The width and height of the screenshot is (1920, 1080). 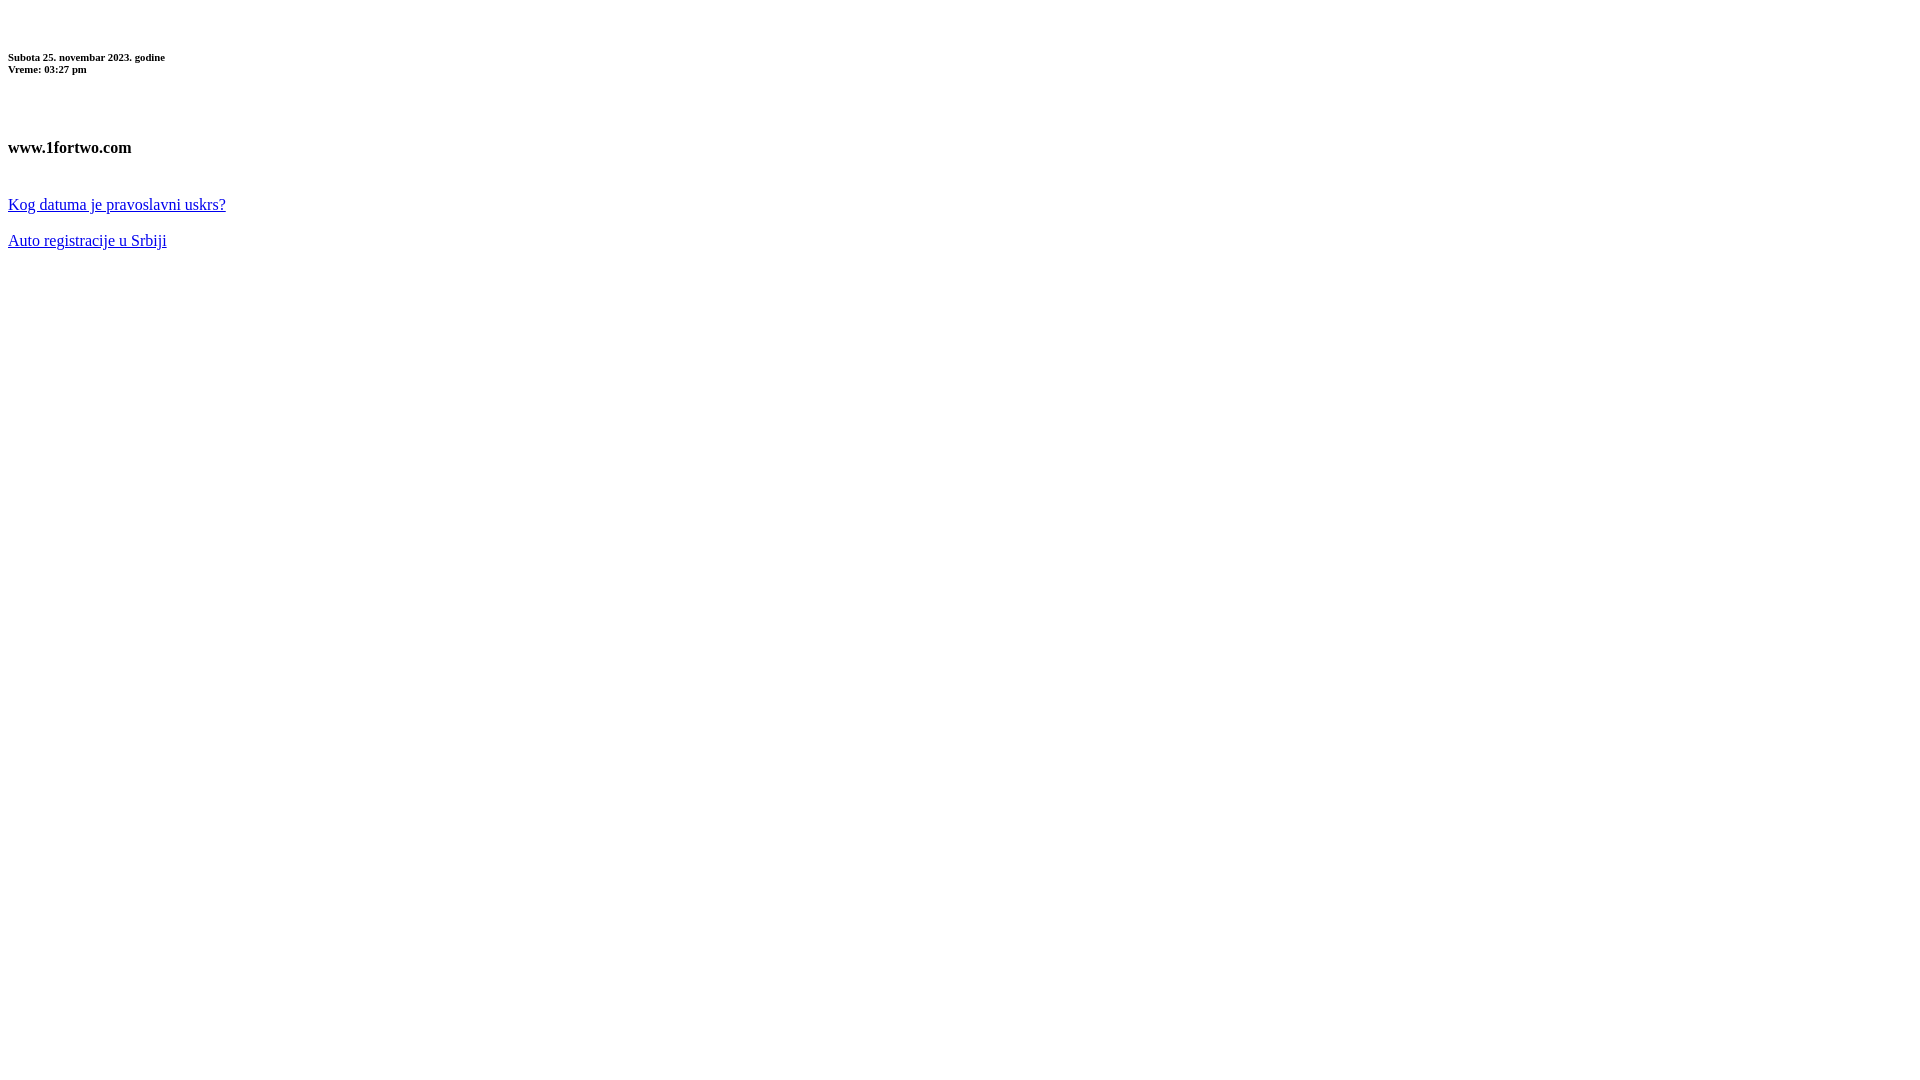 What do you see at coordinates (8, 239) in the screenshot?
I see `'Auto registracije u Srbiji'` at bounding box center [8, 239].